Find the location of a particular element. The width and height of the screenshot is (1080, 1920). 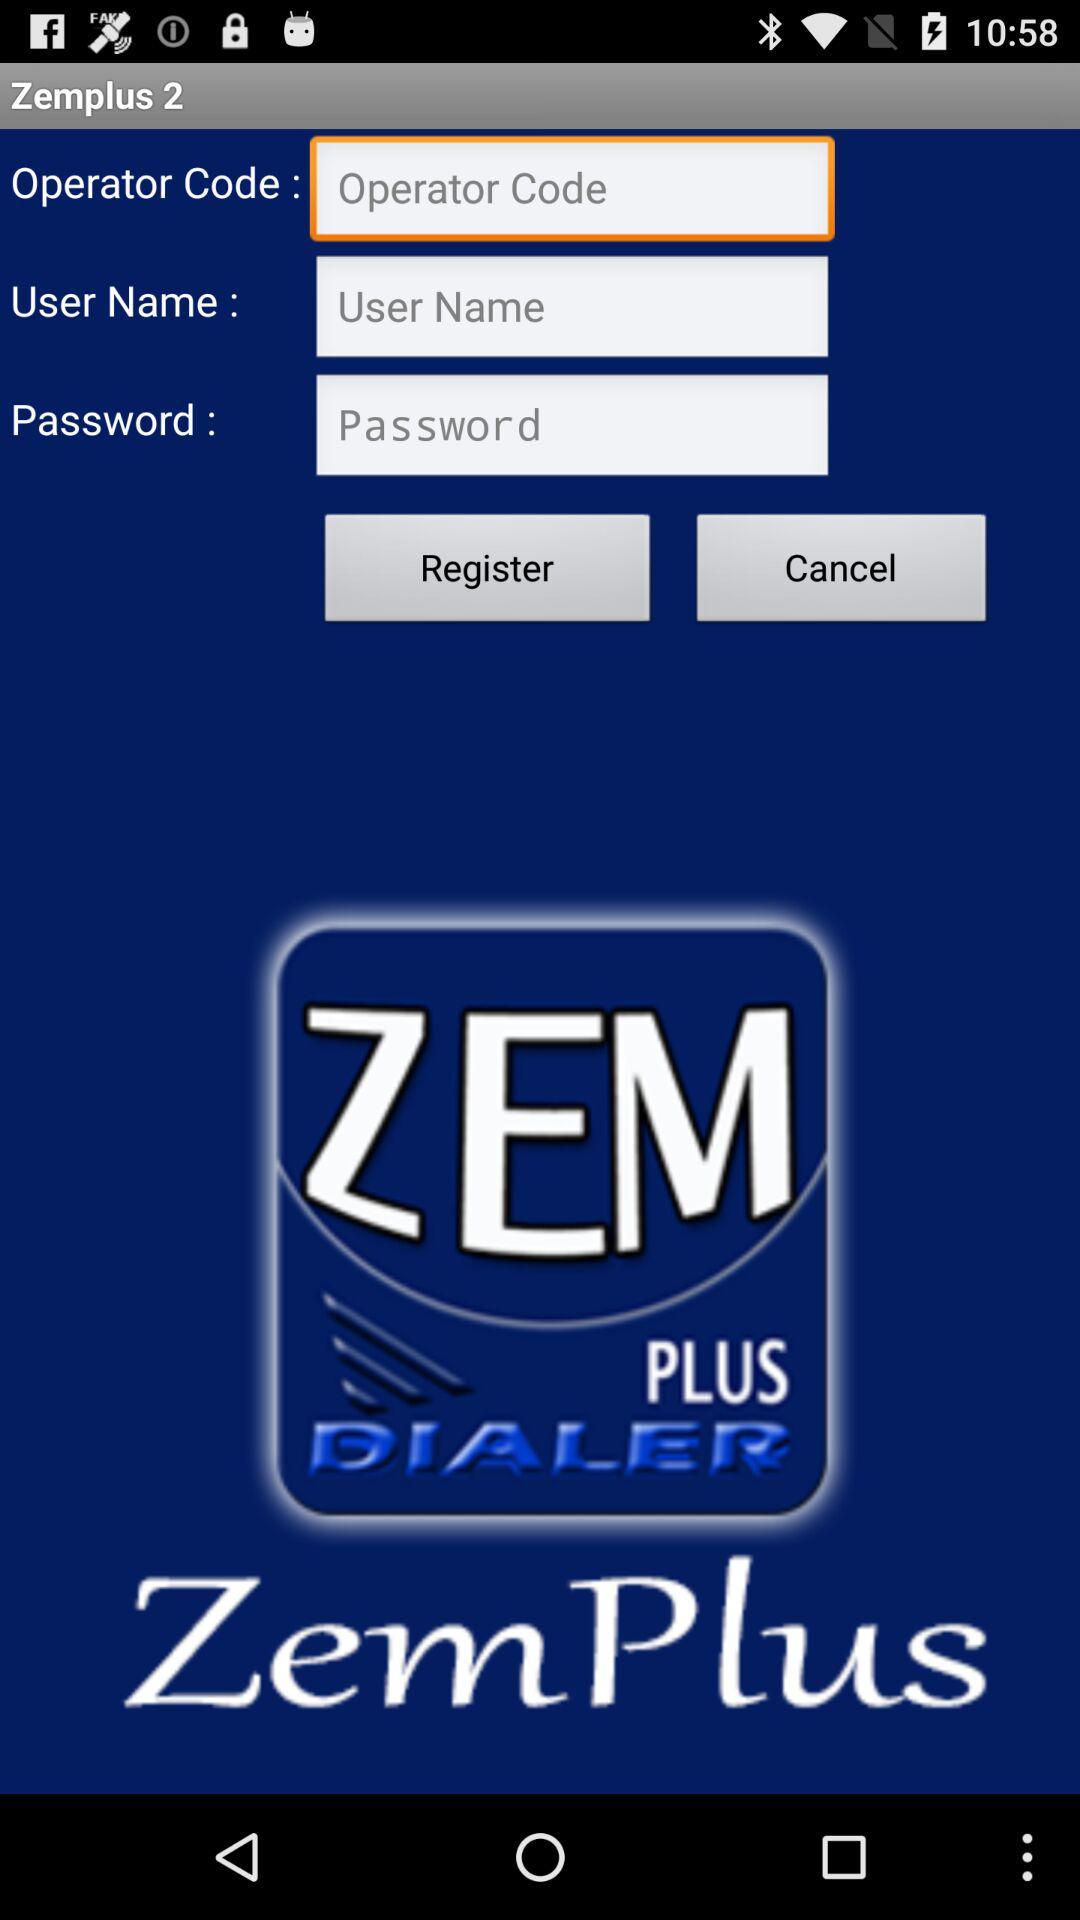

user name is located at coordinates (572, 308).